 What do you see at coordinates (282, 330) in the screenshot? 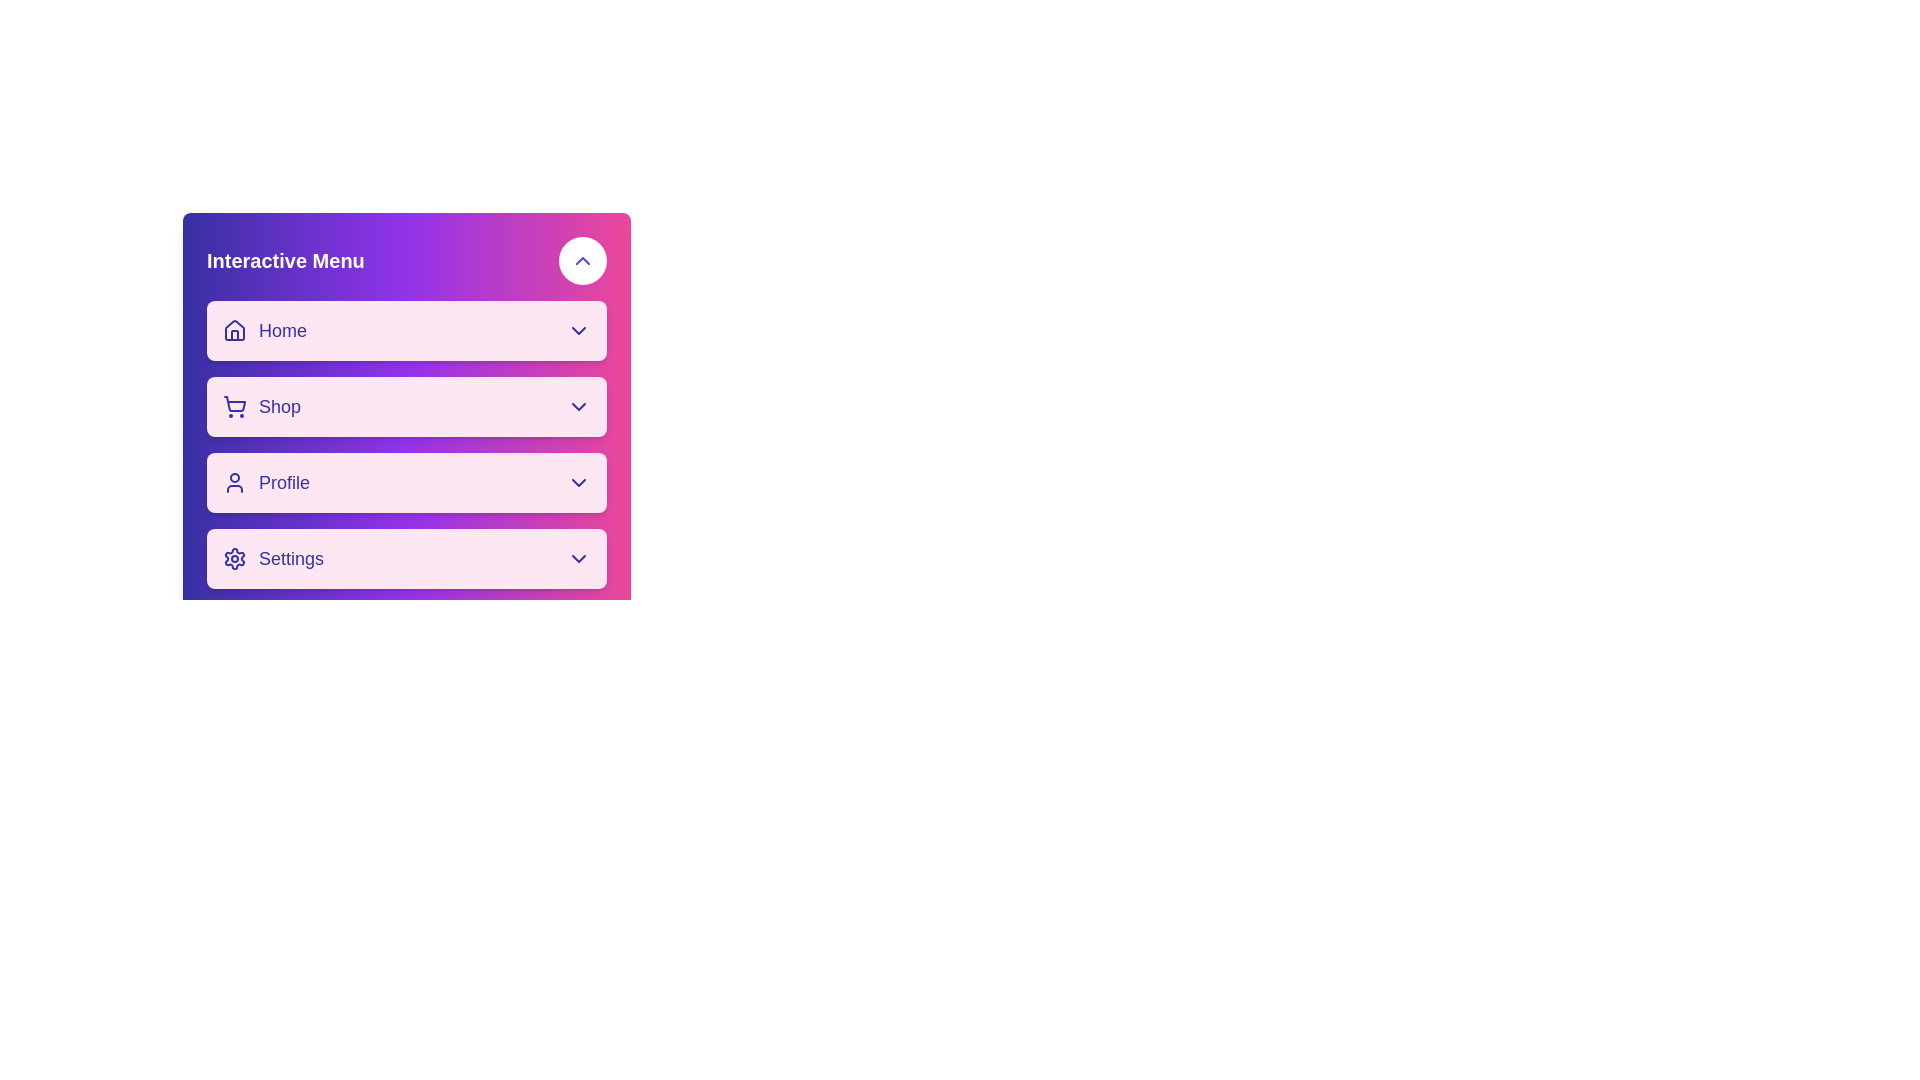
I see `the 'Home' menu title text label, which is located to the right of a house icon and to the left of a dropdown arrow` at bounding box center [282, 330].